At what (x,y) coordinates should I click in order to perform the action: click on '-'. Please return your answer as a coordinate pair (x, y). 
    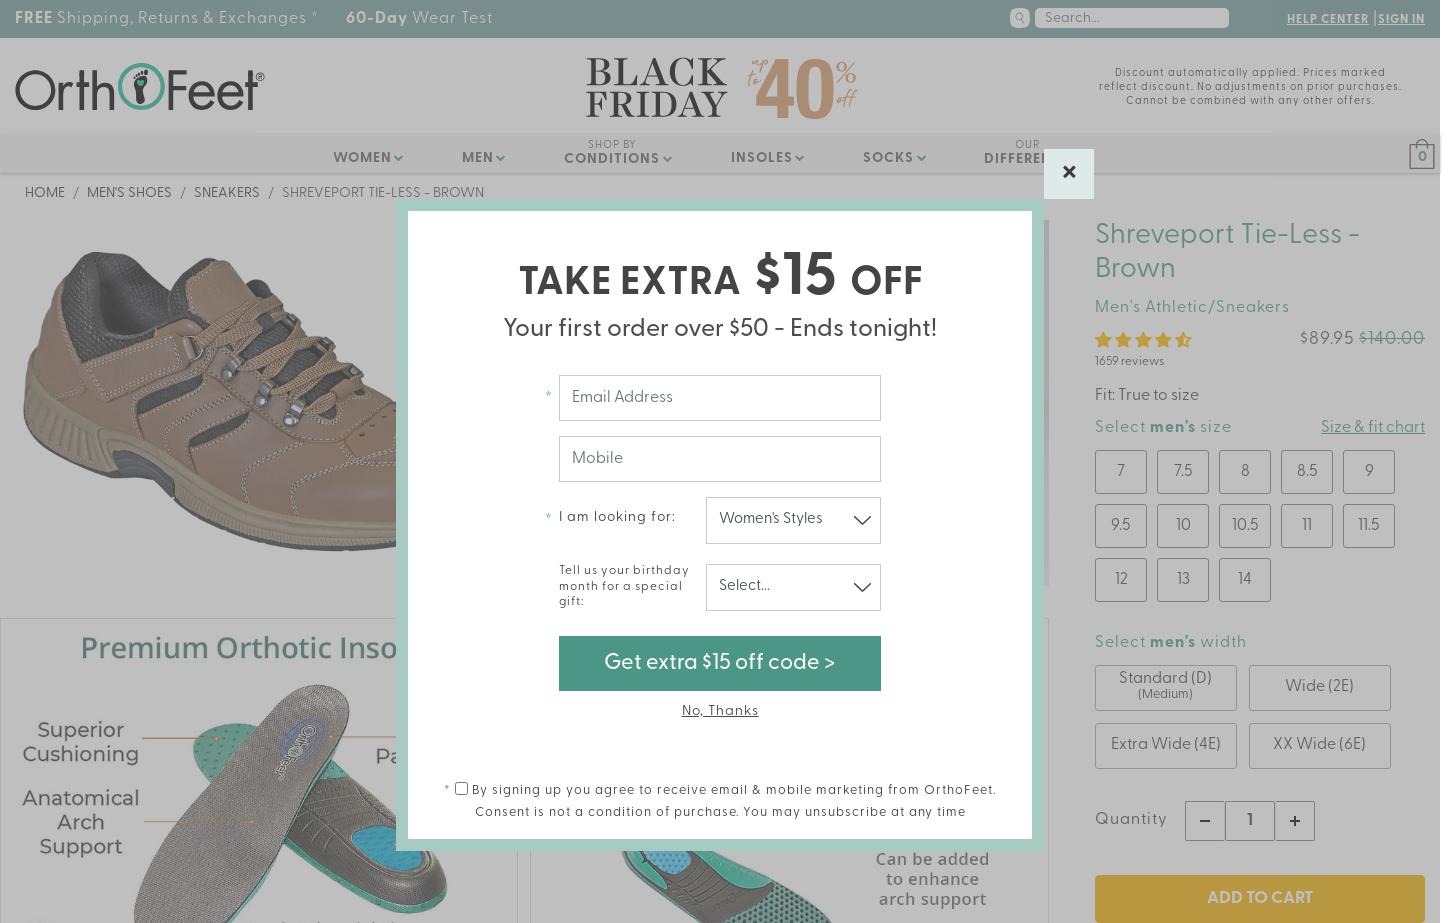
    Looking at the image, I should click on (1153, 820).